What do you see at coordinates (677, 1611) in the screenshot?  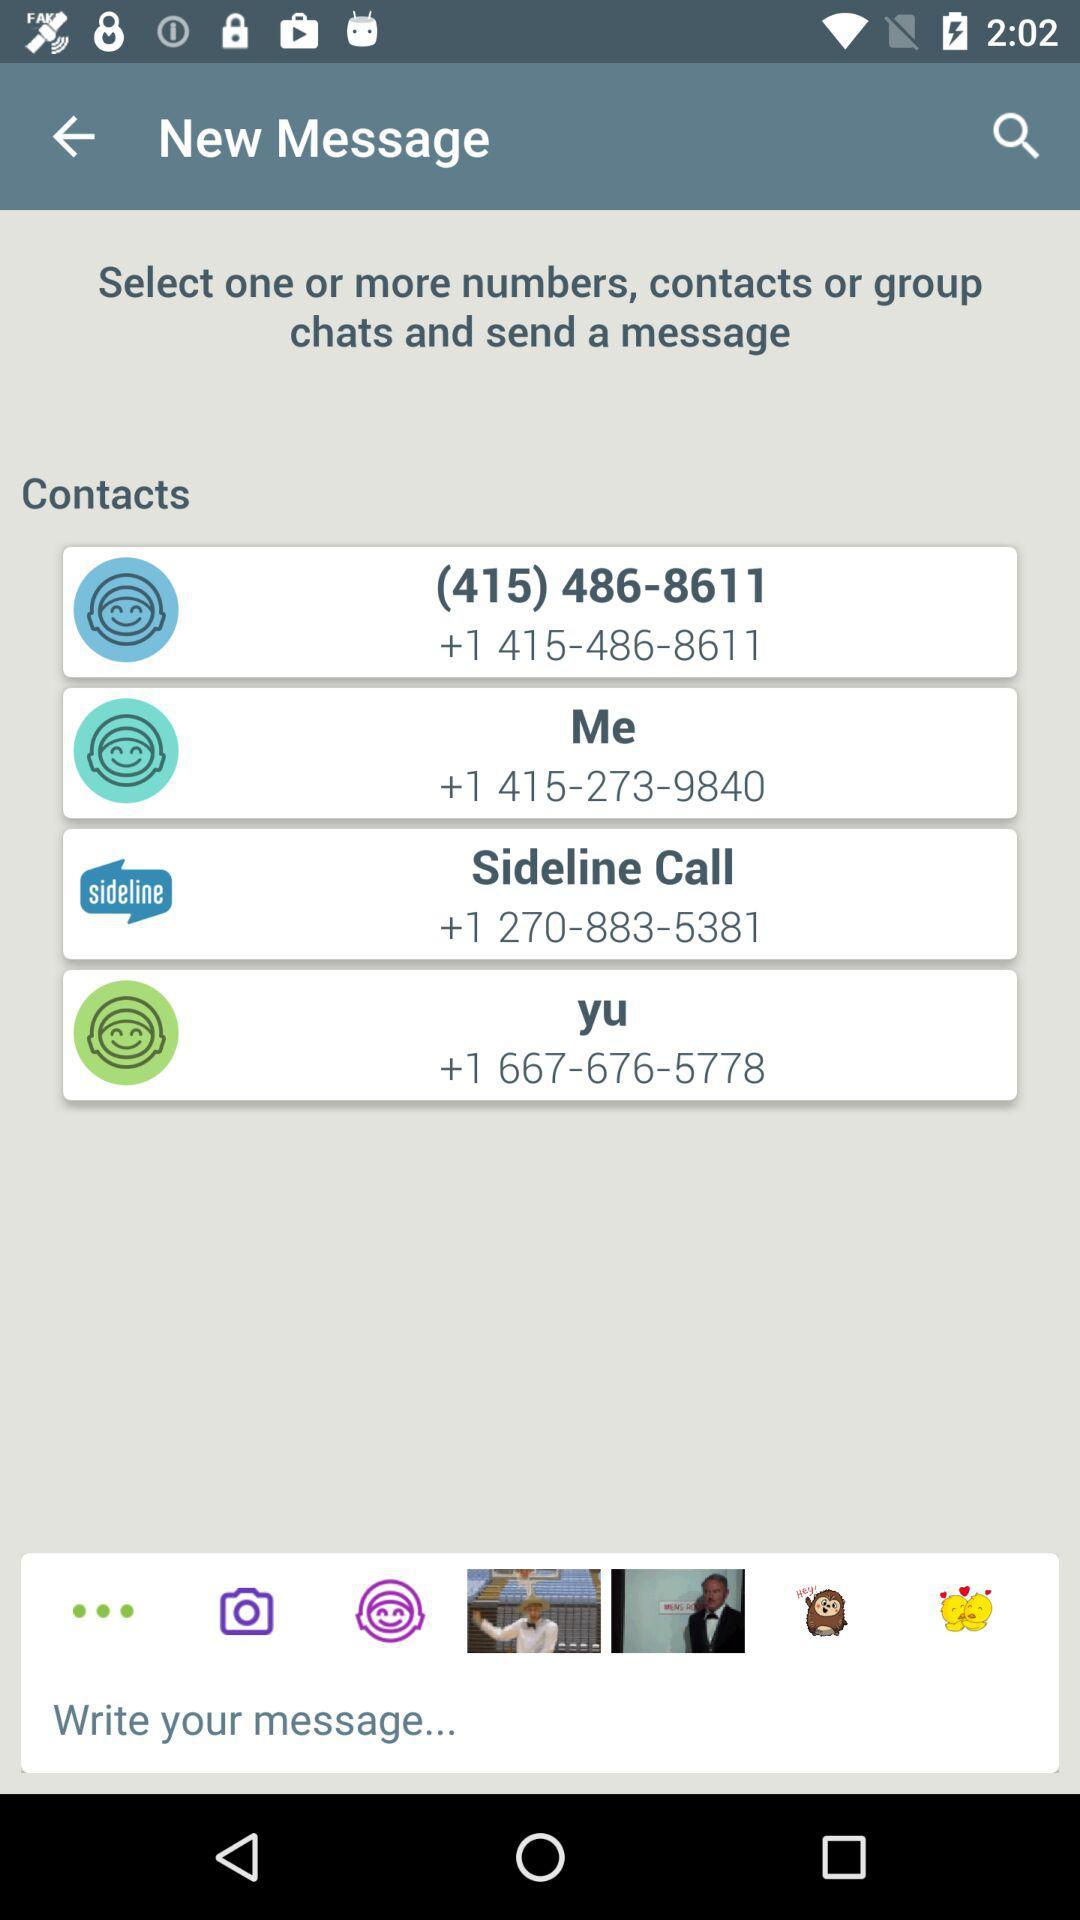 I see `images to chat` at bounding box center [677, 1611].